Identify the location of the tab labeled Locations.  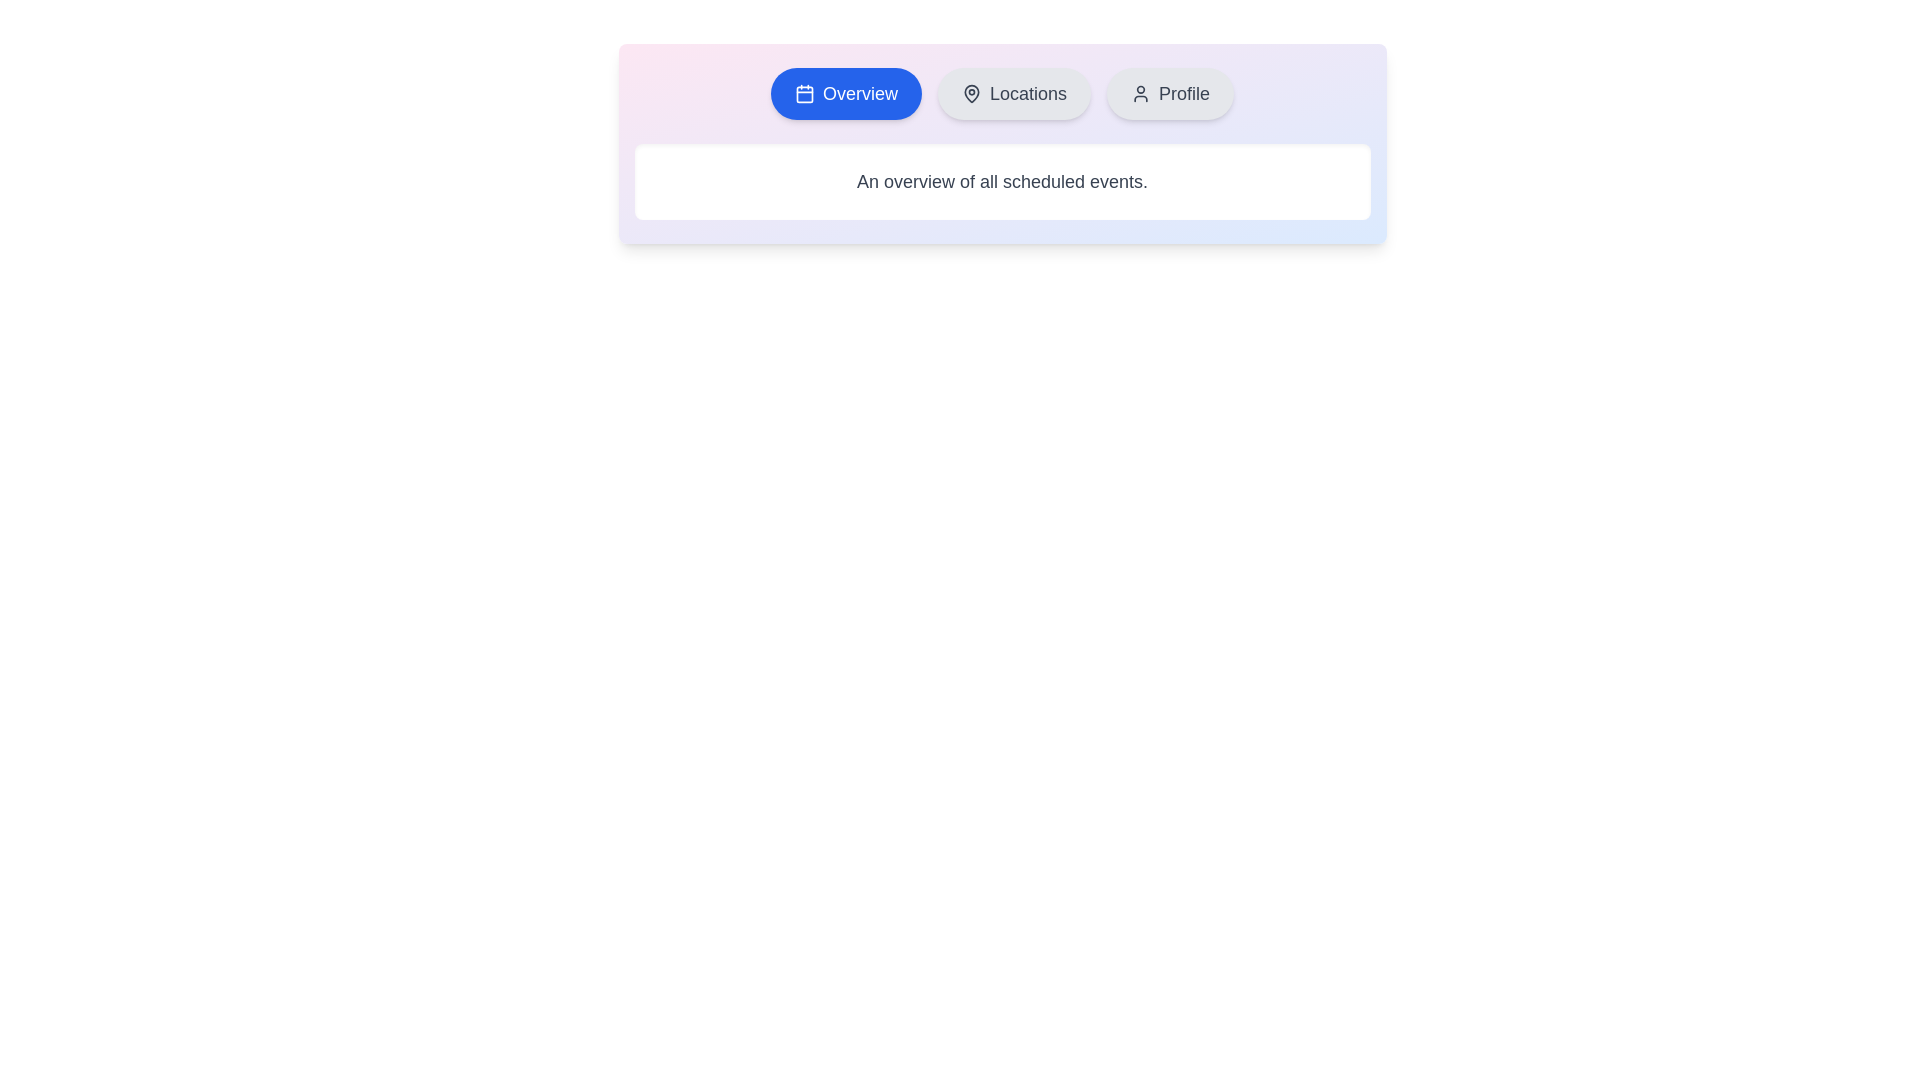
(1014, 93).